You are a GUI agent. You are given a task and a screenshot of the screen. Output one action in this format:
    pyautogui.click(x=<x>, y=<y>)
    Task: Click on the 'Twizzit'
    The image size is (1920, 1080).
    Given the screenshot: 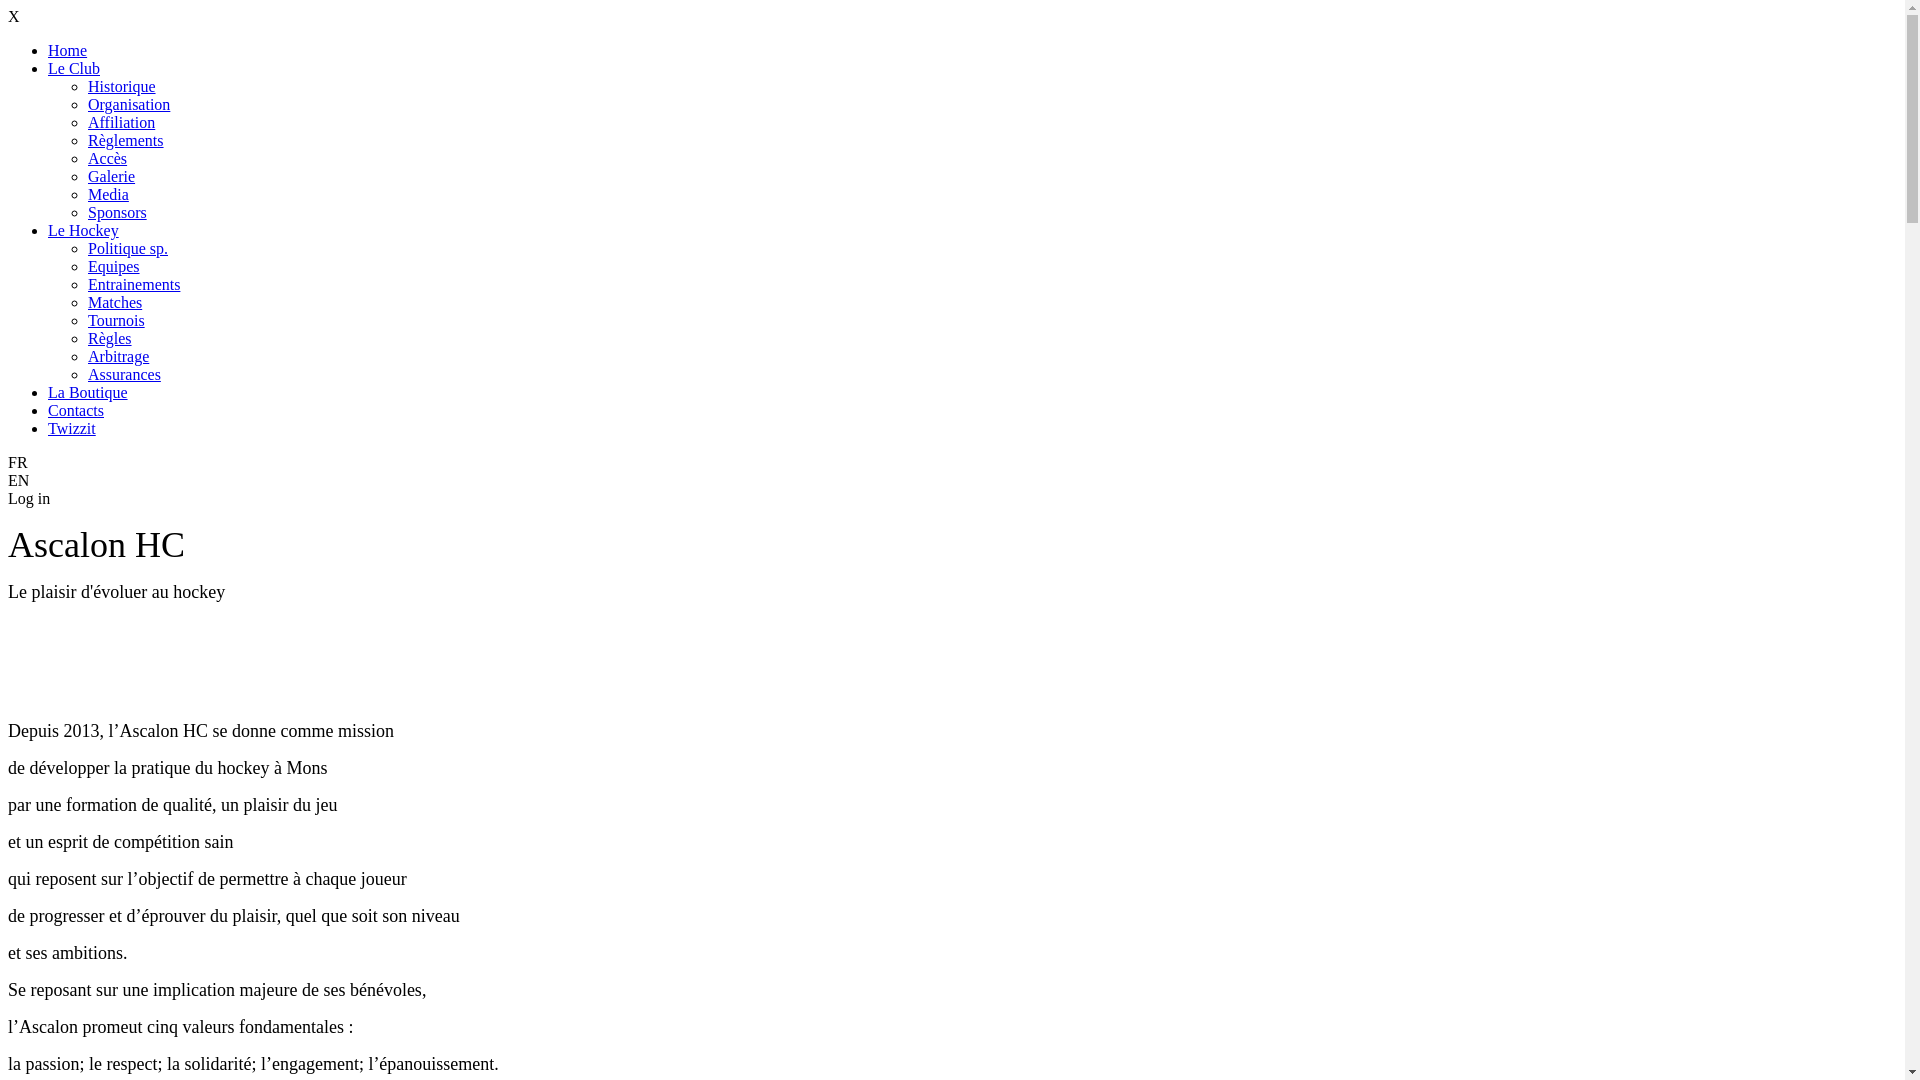 What is the action you would take?
    pyautogui.click(x=72, y=427)
    